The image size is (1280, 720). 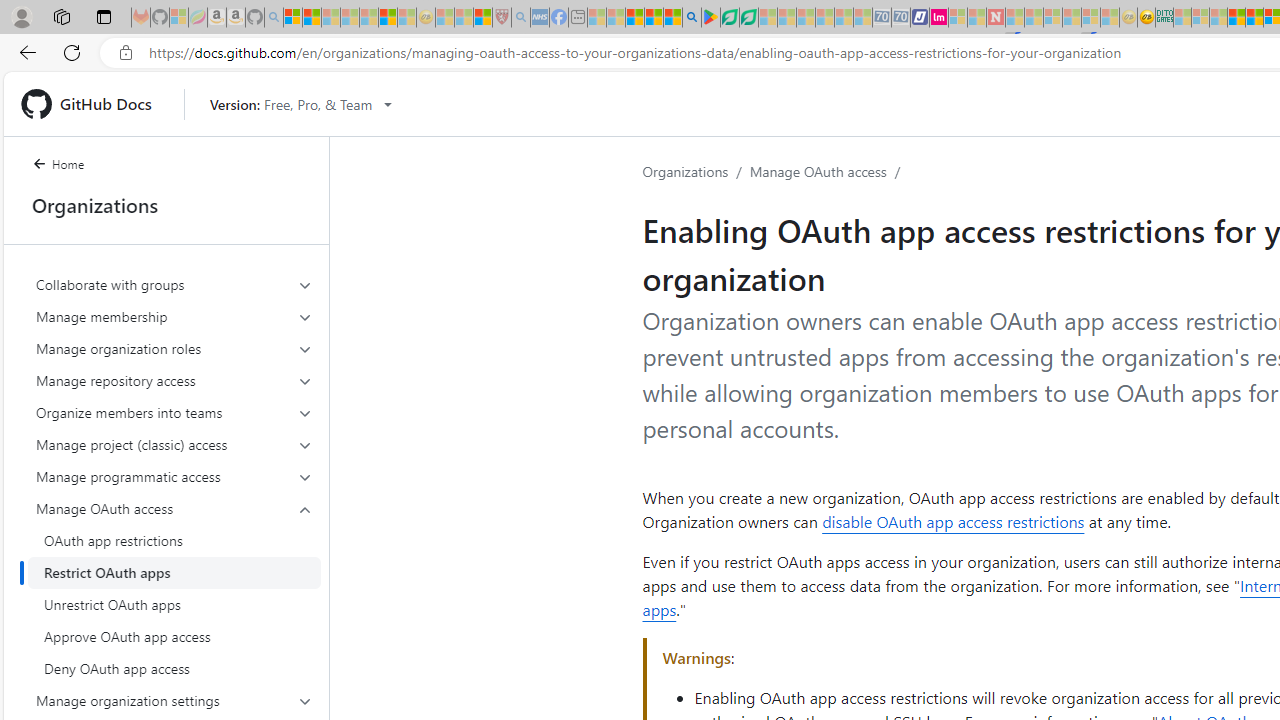 I want to click on 'MSNBC - MSN - Sleeping', so click(x=1182, y=17).